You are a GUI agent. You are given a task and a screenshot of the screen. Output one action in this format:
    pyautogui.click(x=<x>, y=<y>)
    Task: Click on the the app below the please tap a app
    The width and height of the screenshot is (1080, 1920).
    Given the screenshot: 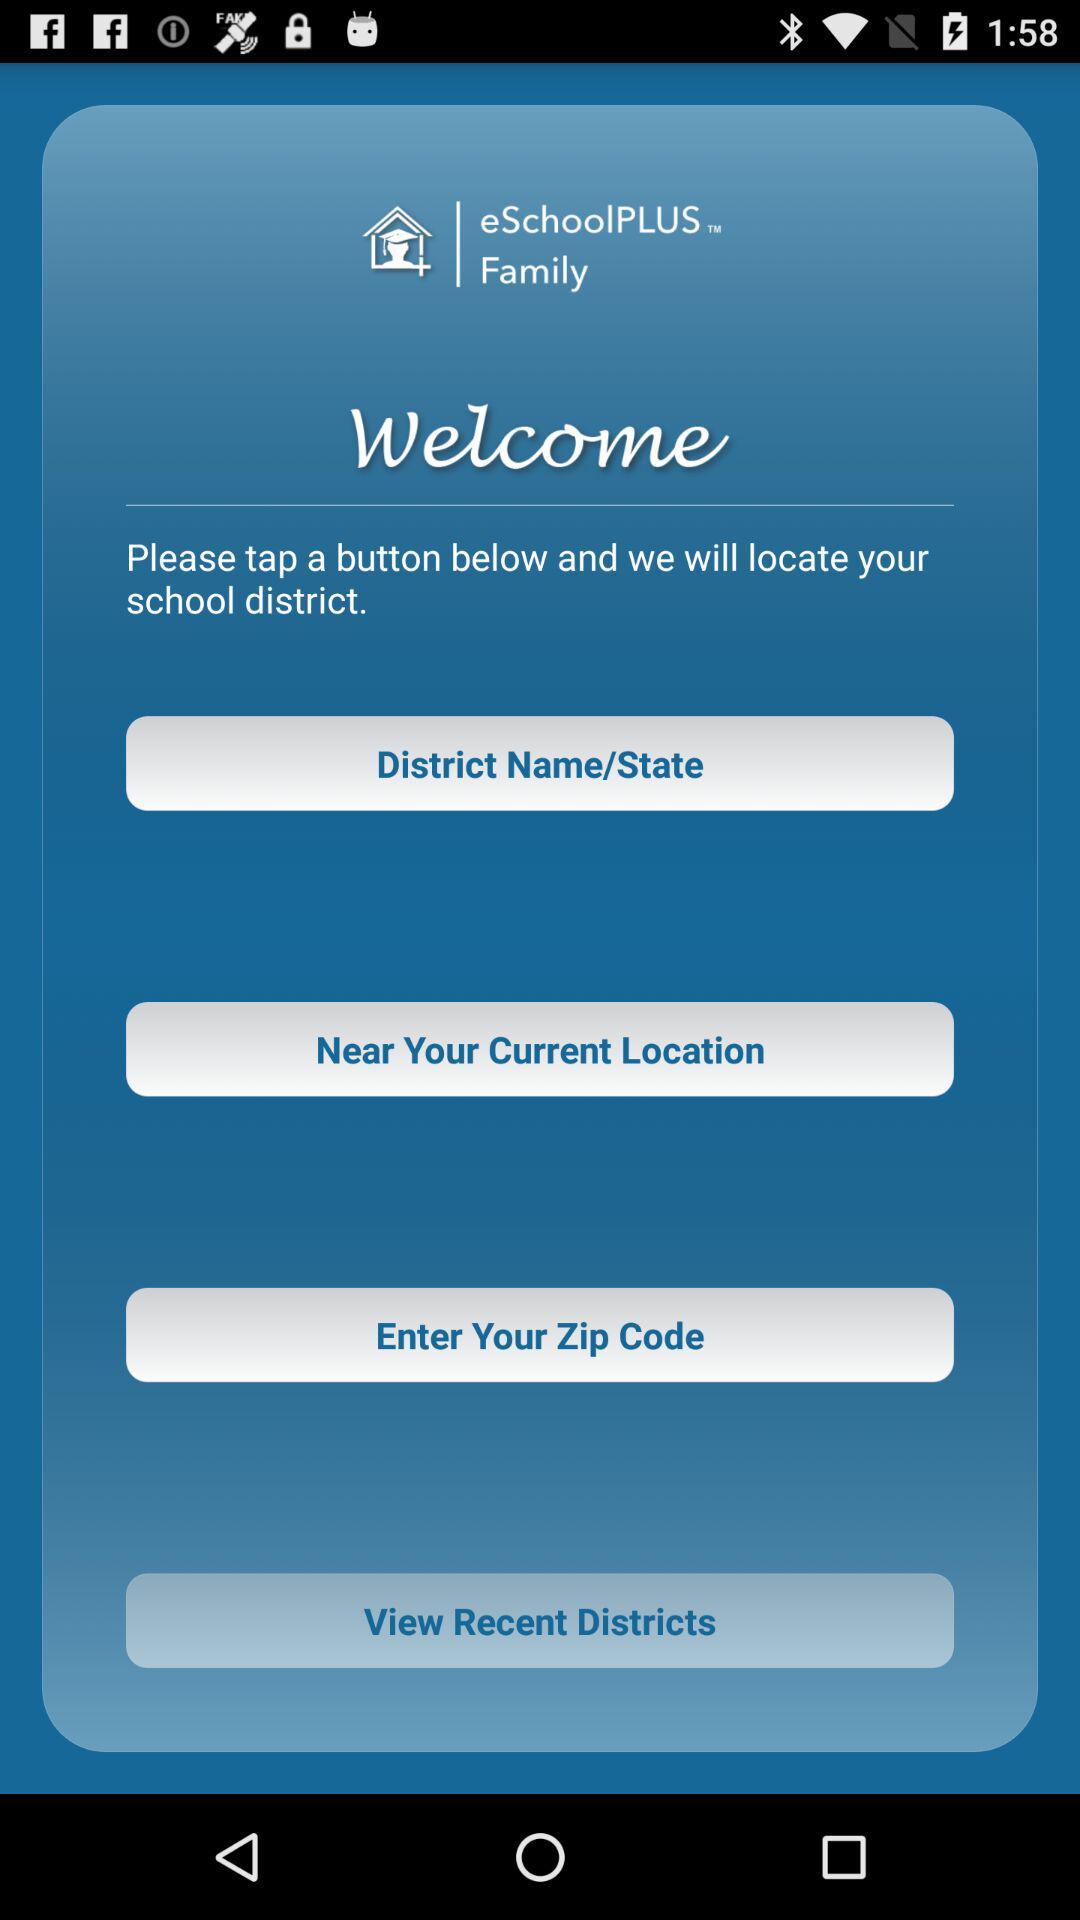 What is the action you would take?
    pyautogui.click(x=540, y=762)
    